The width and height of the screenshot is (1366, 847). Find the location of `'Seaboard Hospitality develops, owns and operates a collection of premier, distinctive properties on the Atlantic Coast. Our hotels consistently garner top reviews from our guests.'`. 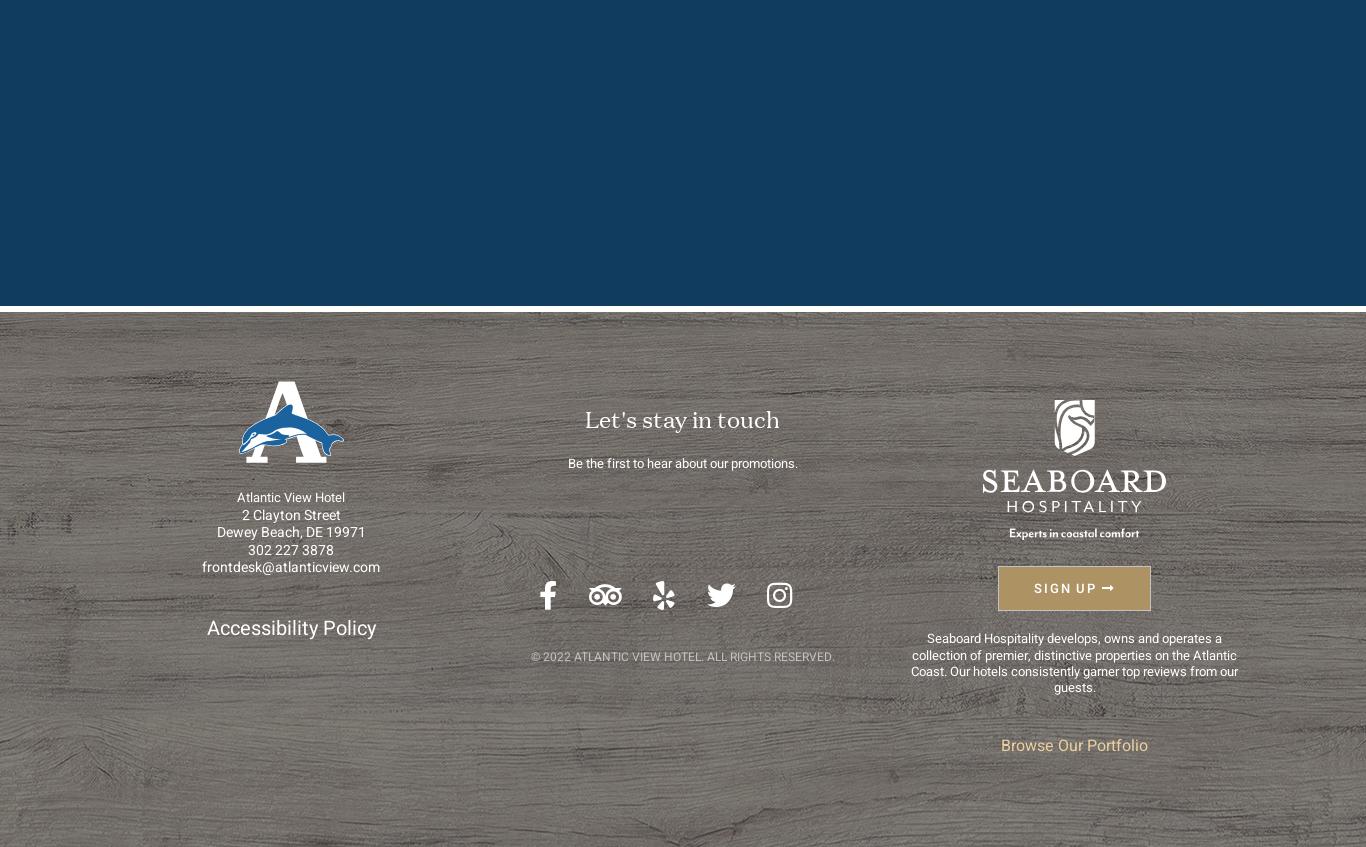

'Seaboard Hospitality develops, owns and operates a collection of premier, distinctive properties on the Atlantic Coast. Our hotels consistently garner top reviews from our guests.' is located at coordinates (1073, 662).